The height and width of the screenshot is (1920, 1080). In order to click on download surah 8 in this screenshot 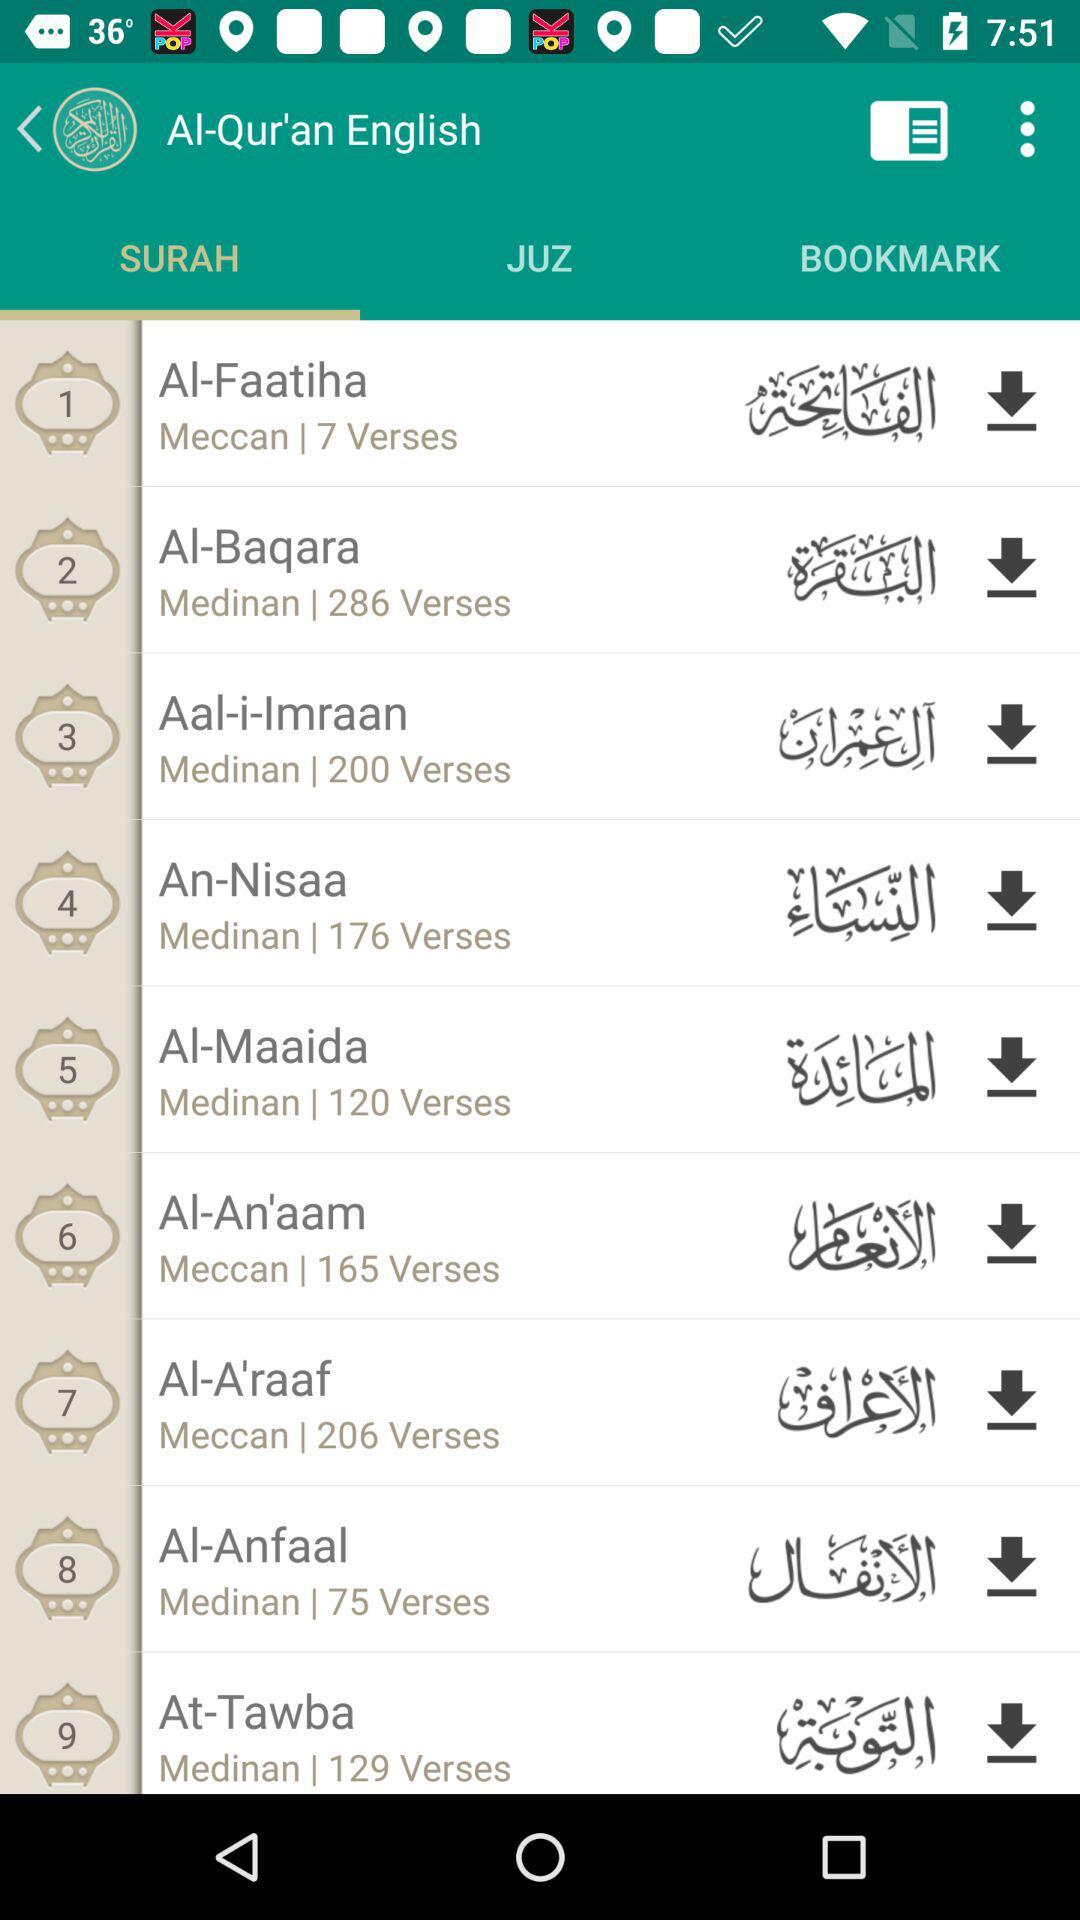, I will do `click(1011, 1567)`.